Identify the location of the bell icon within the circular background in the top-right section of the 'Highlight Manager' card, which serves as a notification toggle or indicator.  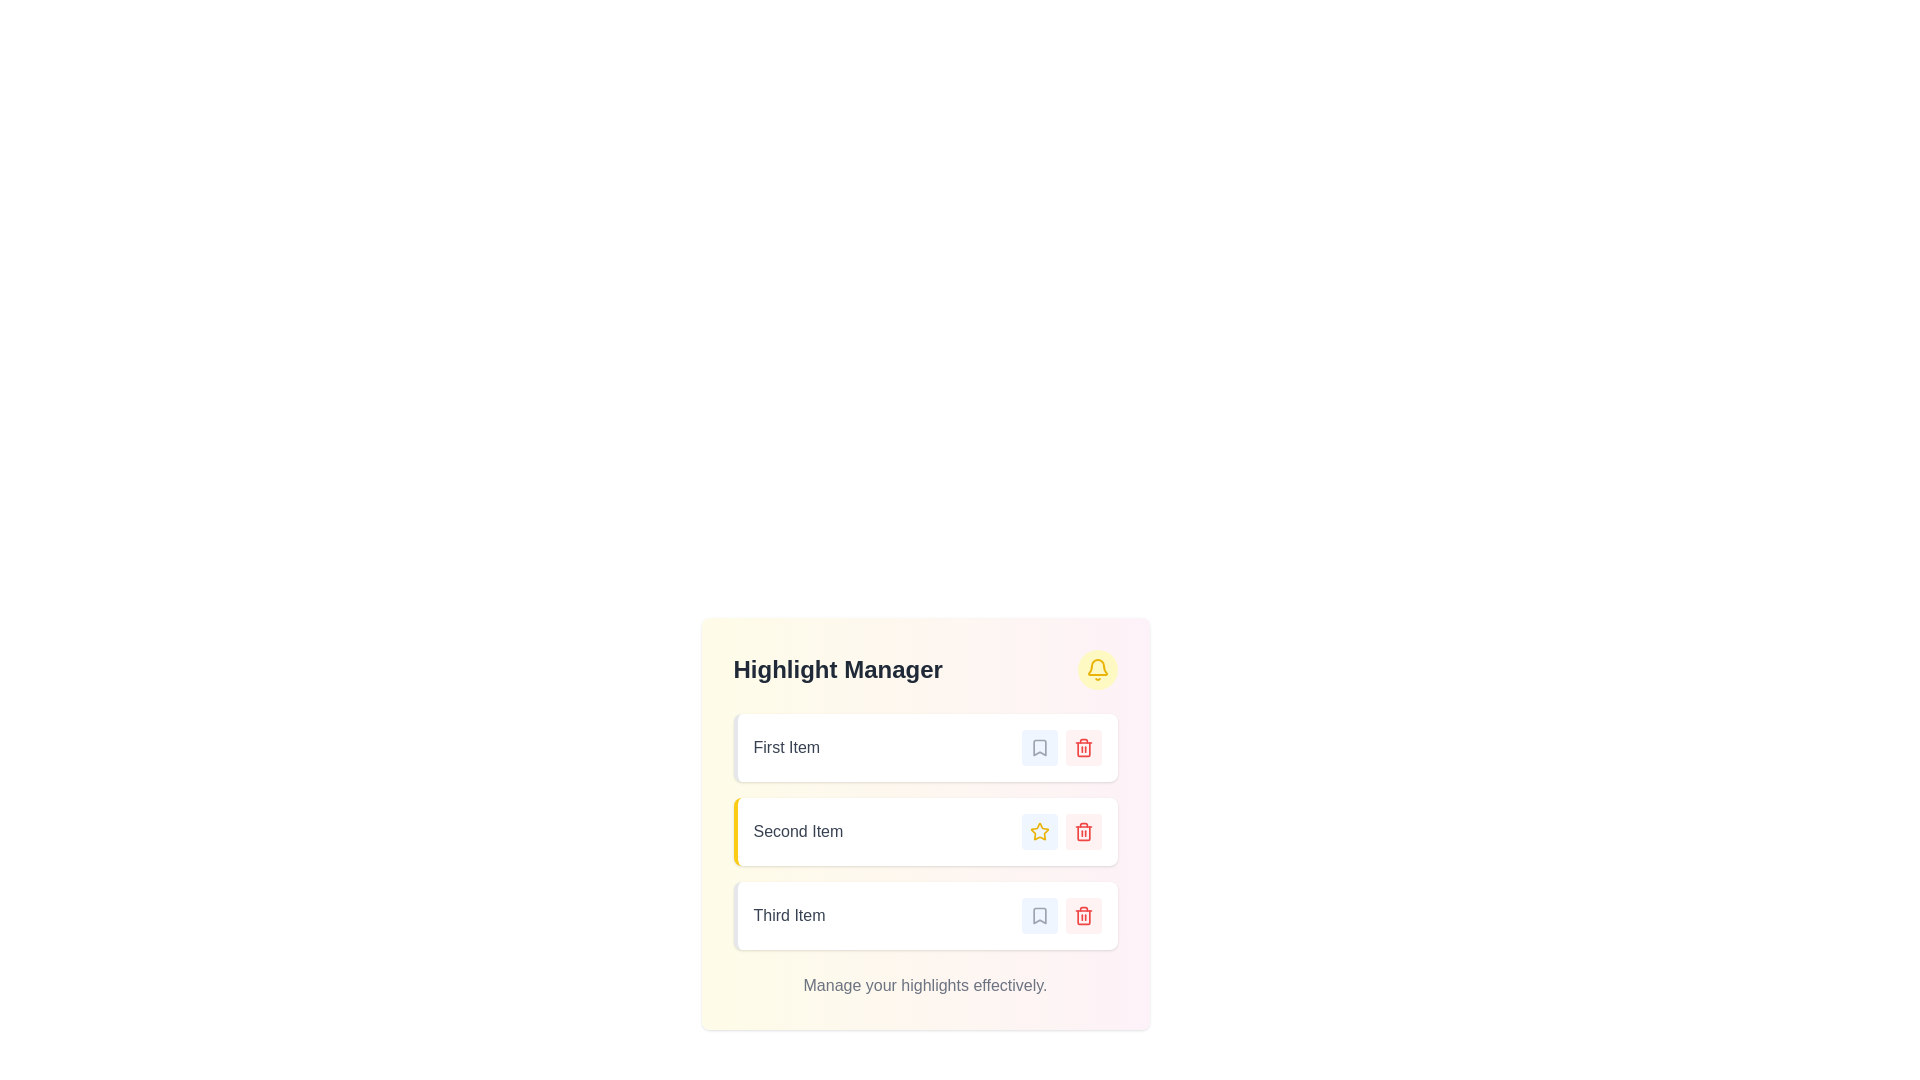
(1096, 670).